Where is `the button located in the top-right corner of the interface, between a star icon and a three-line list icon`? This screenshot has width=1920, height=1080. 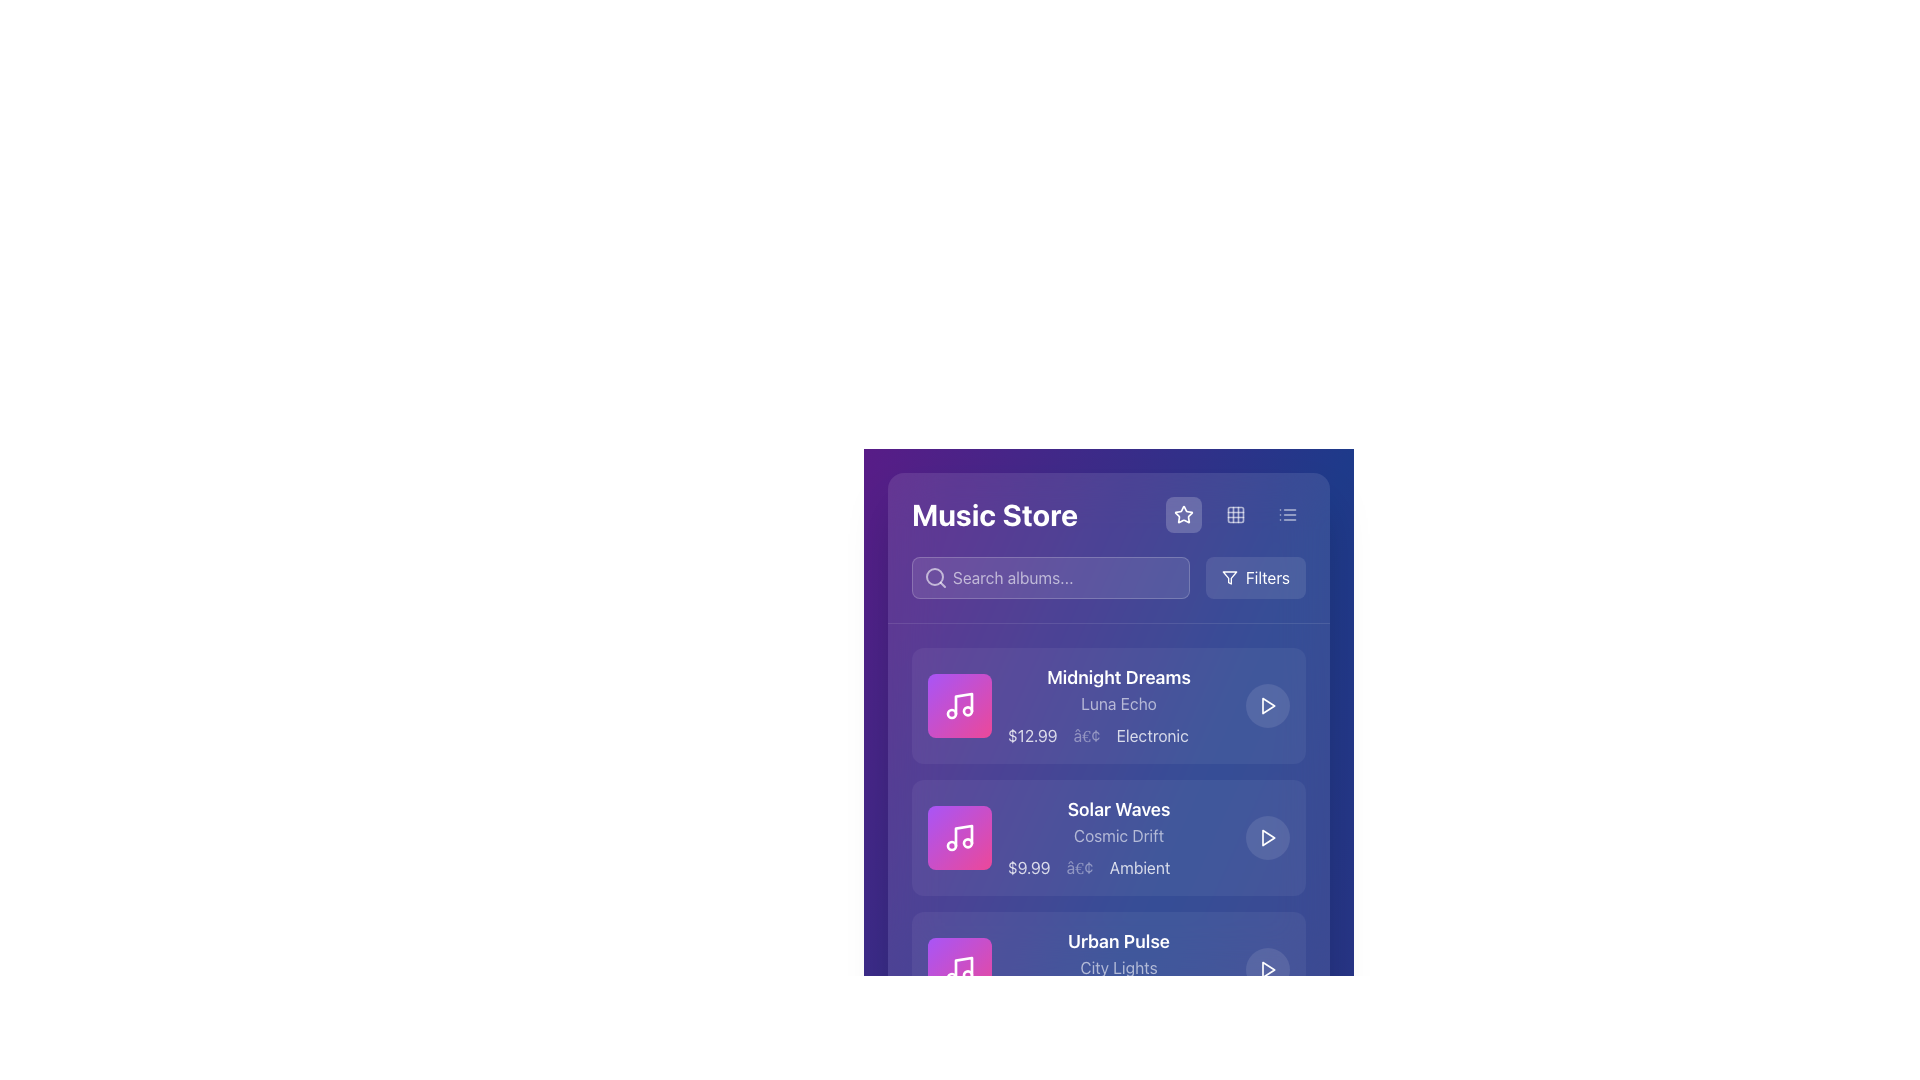 the button located in the top-right corner of the interface, between a star icon and a three-line list icon is located at coordinates (1235, 514).